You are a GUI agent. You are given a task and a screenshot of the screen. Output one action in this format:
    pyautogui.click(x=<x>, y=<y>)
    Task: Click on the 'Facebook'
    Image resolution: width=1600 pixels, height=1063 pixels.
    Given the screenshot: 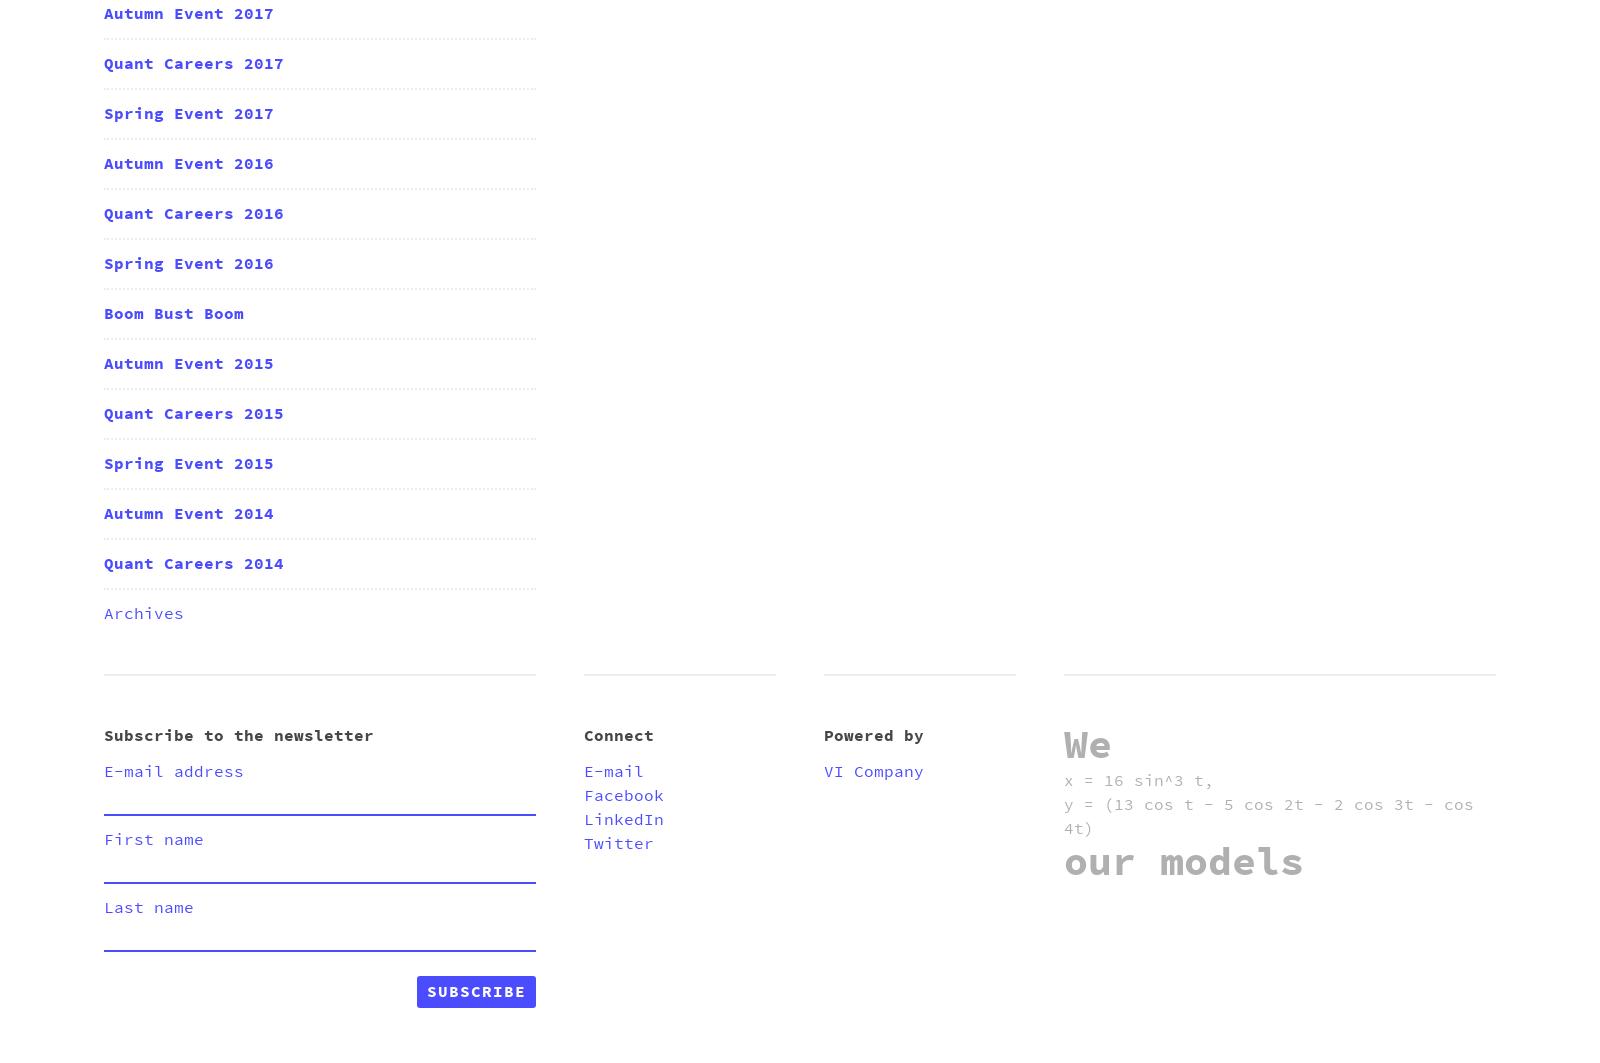 What is the action you would take?
    pyautogui.click(x=623, y=794)
    